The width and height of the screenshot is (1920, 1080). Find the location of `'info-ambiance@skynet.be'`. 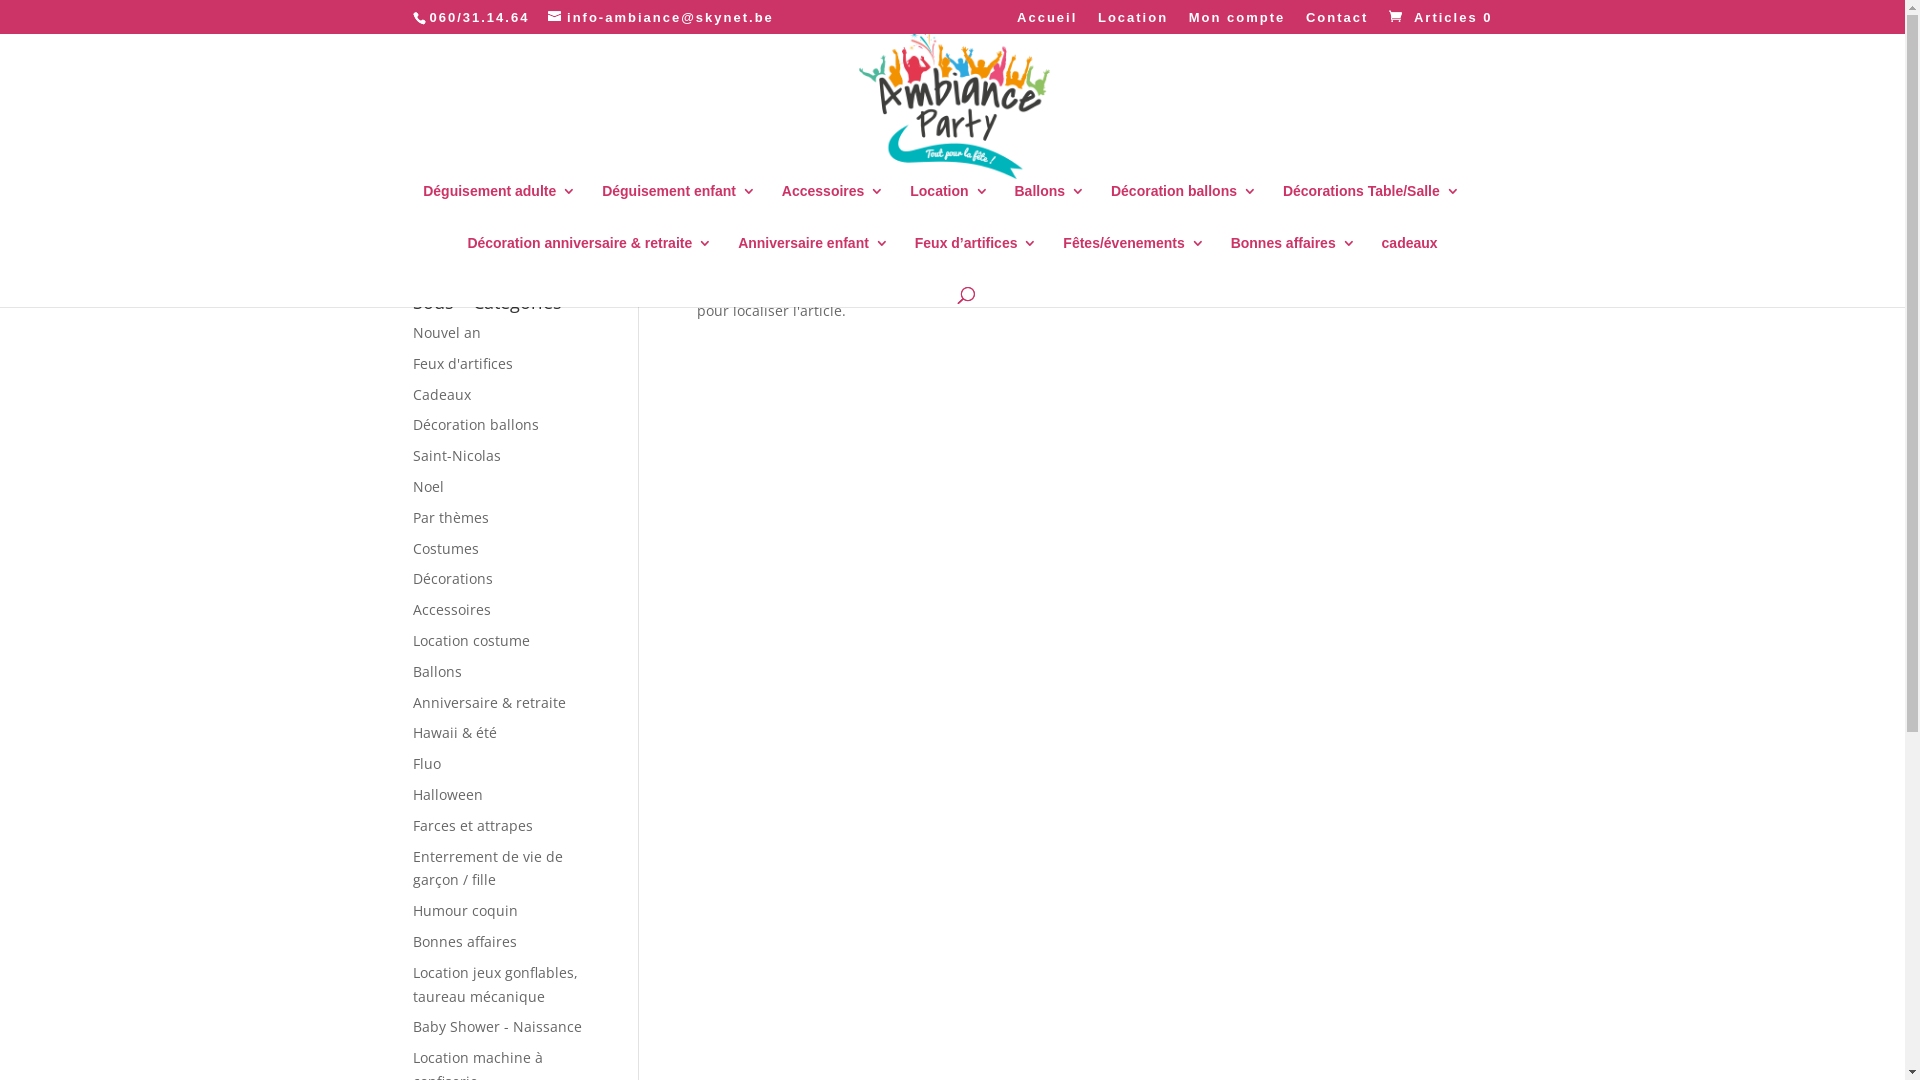

'info-ambiance@skynet.be' is located at coordinates (661, 17).